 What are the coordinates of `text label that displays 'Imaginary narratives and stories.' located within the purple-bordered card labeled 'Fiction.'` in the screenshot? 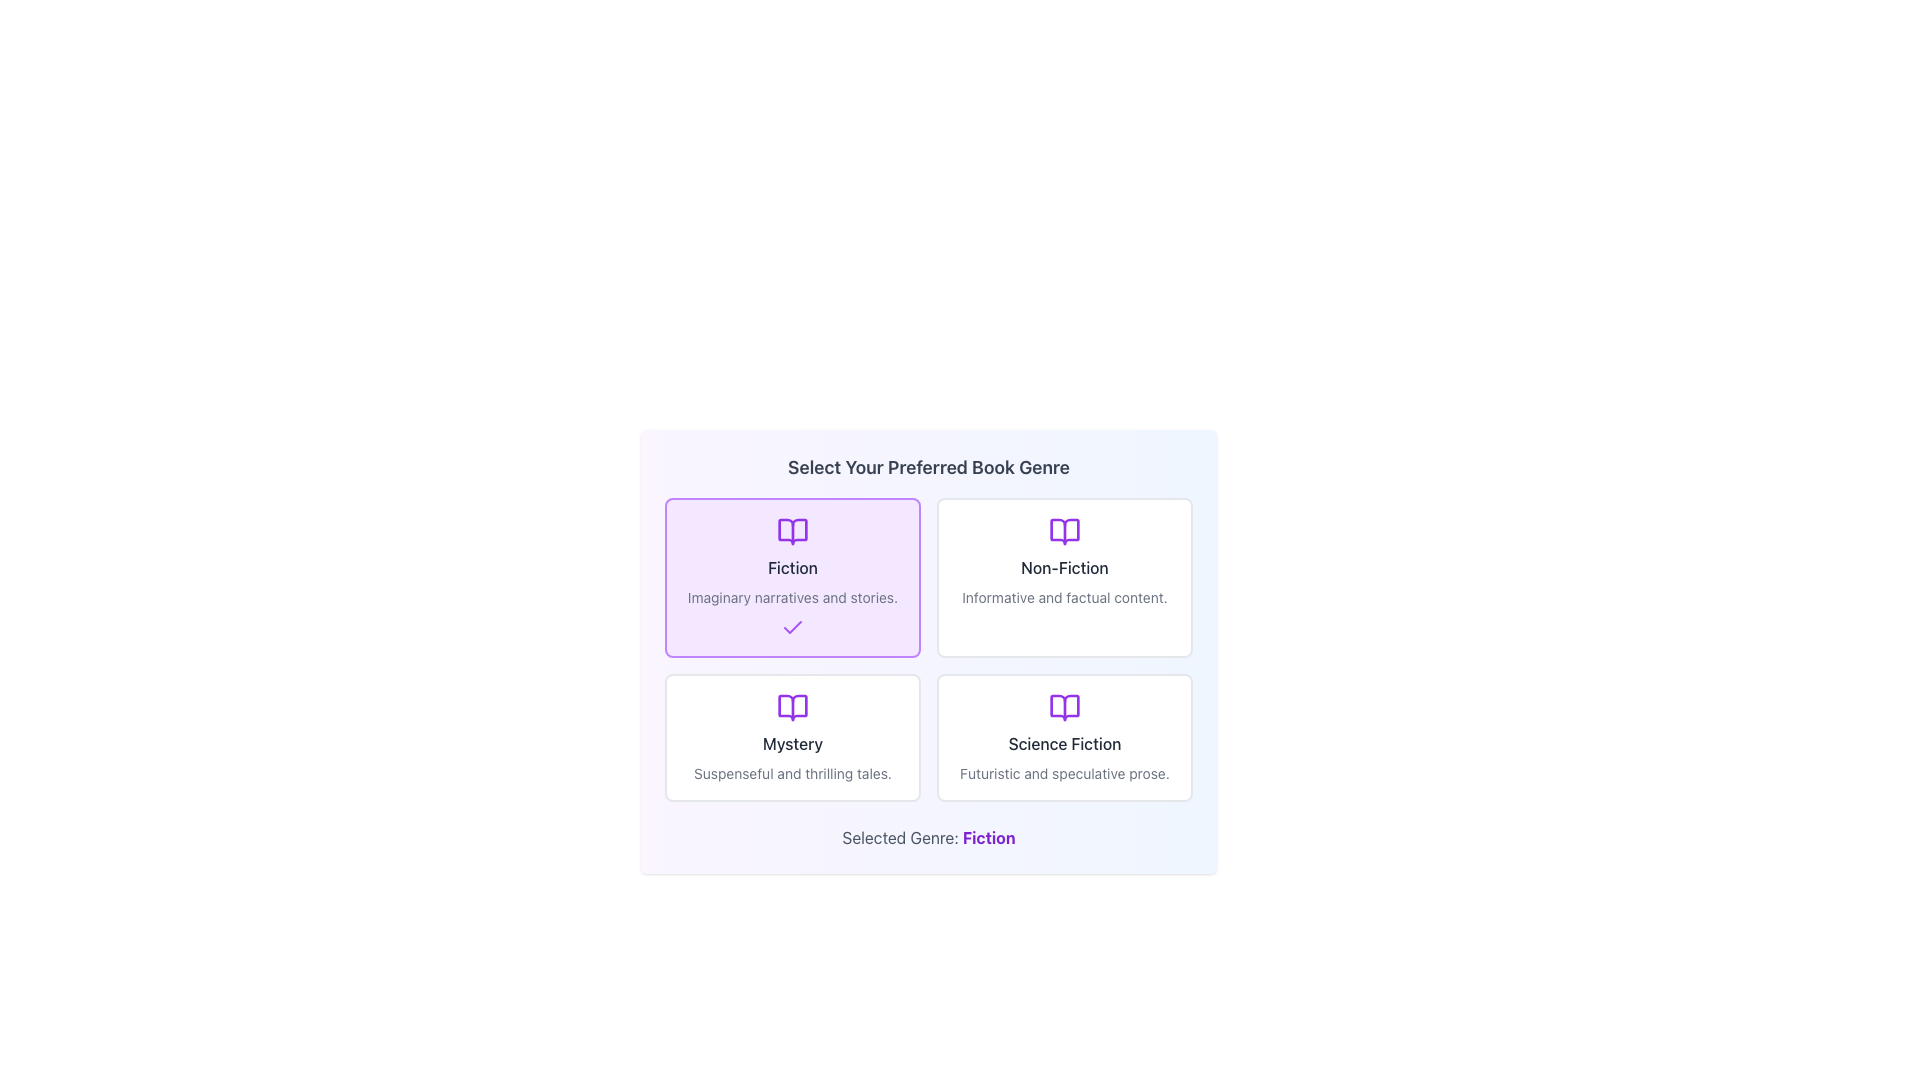 It's located at (791, 596).